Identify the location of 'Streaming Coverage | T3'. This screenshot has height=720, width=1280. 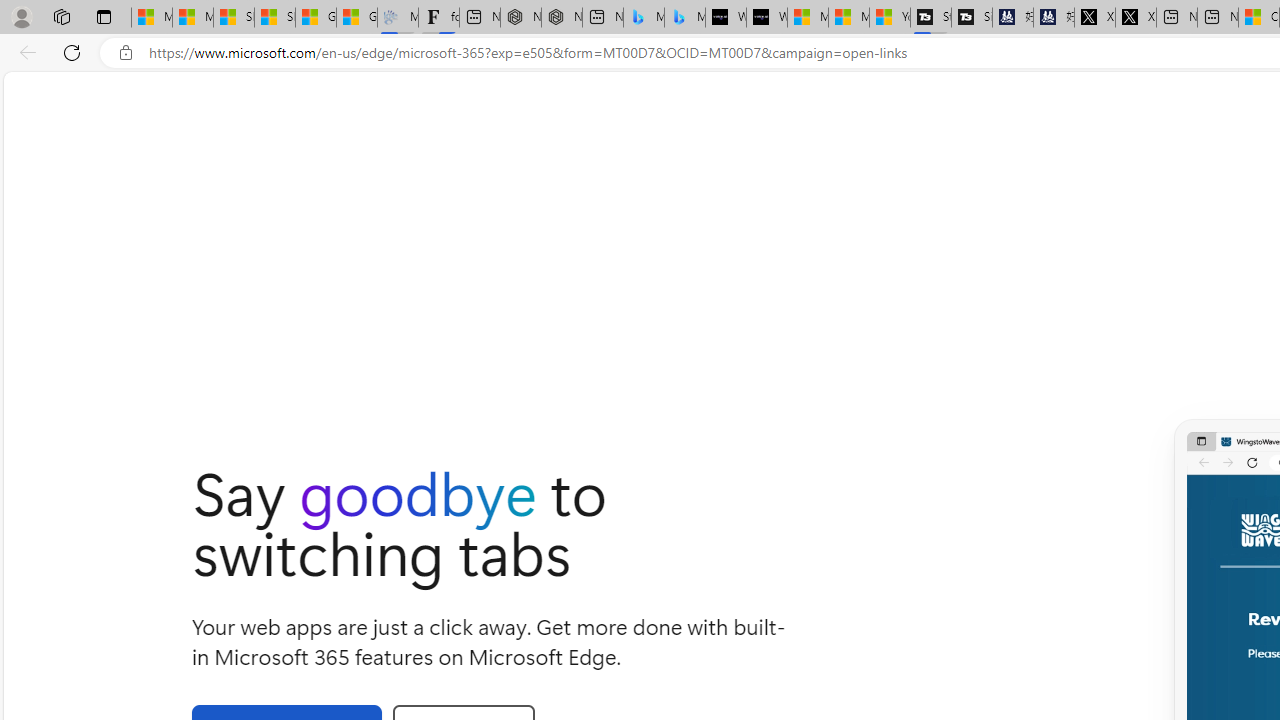
(930, 17).